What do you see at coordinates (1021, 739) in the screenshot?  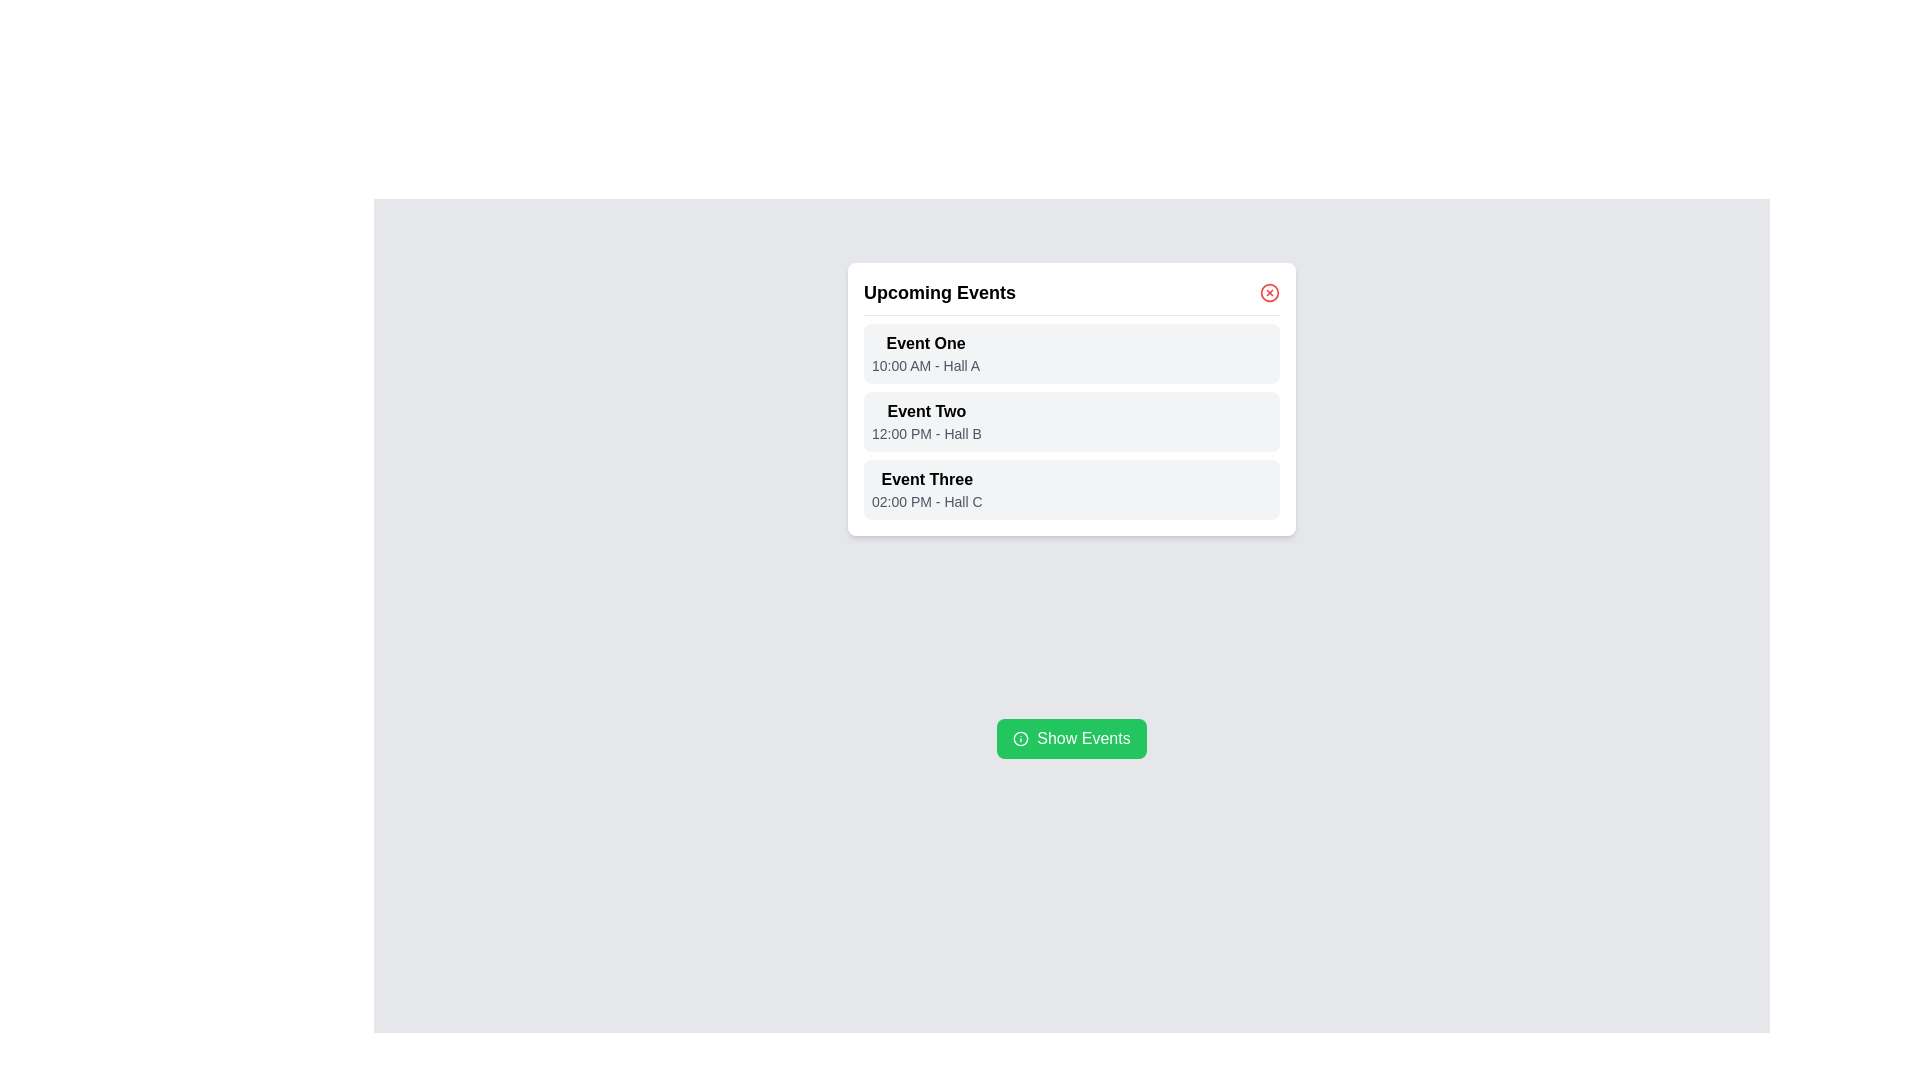 I see `the circular 'i' icon with an outlined border that is part of the 'Show Events' button, located on the left side of the button` at bounding box center [1021, 739].